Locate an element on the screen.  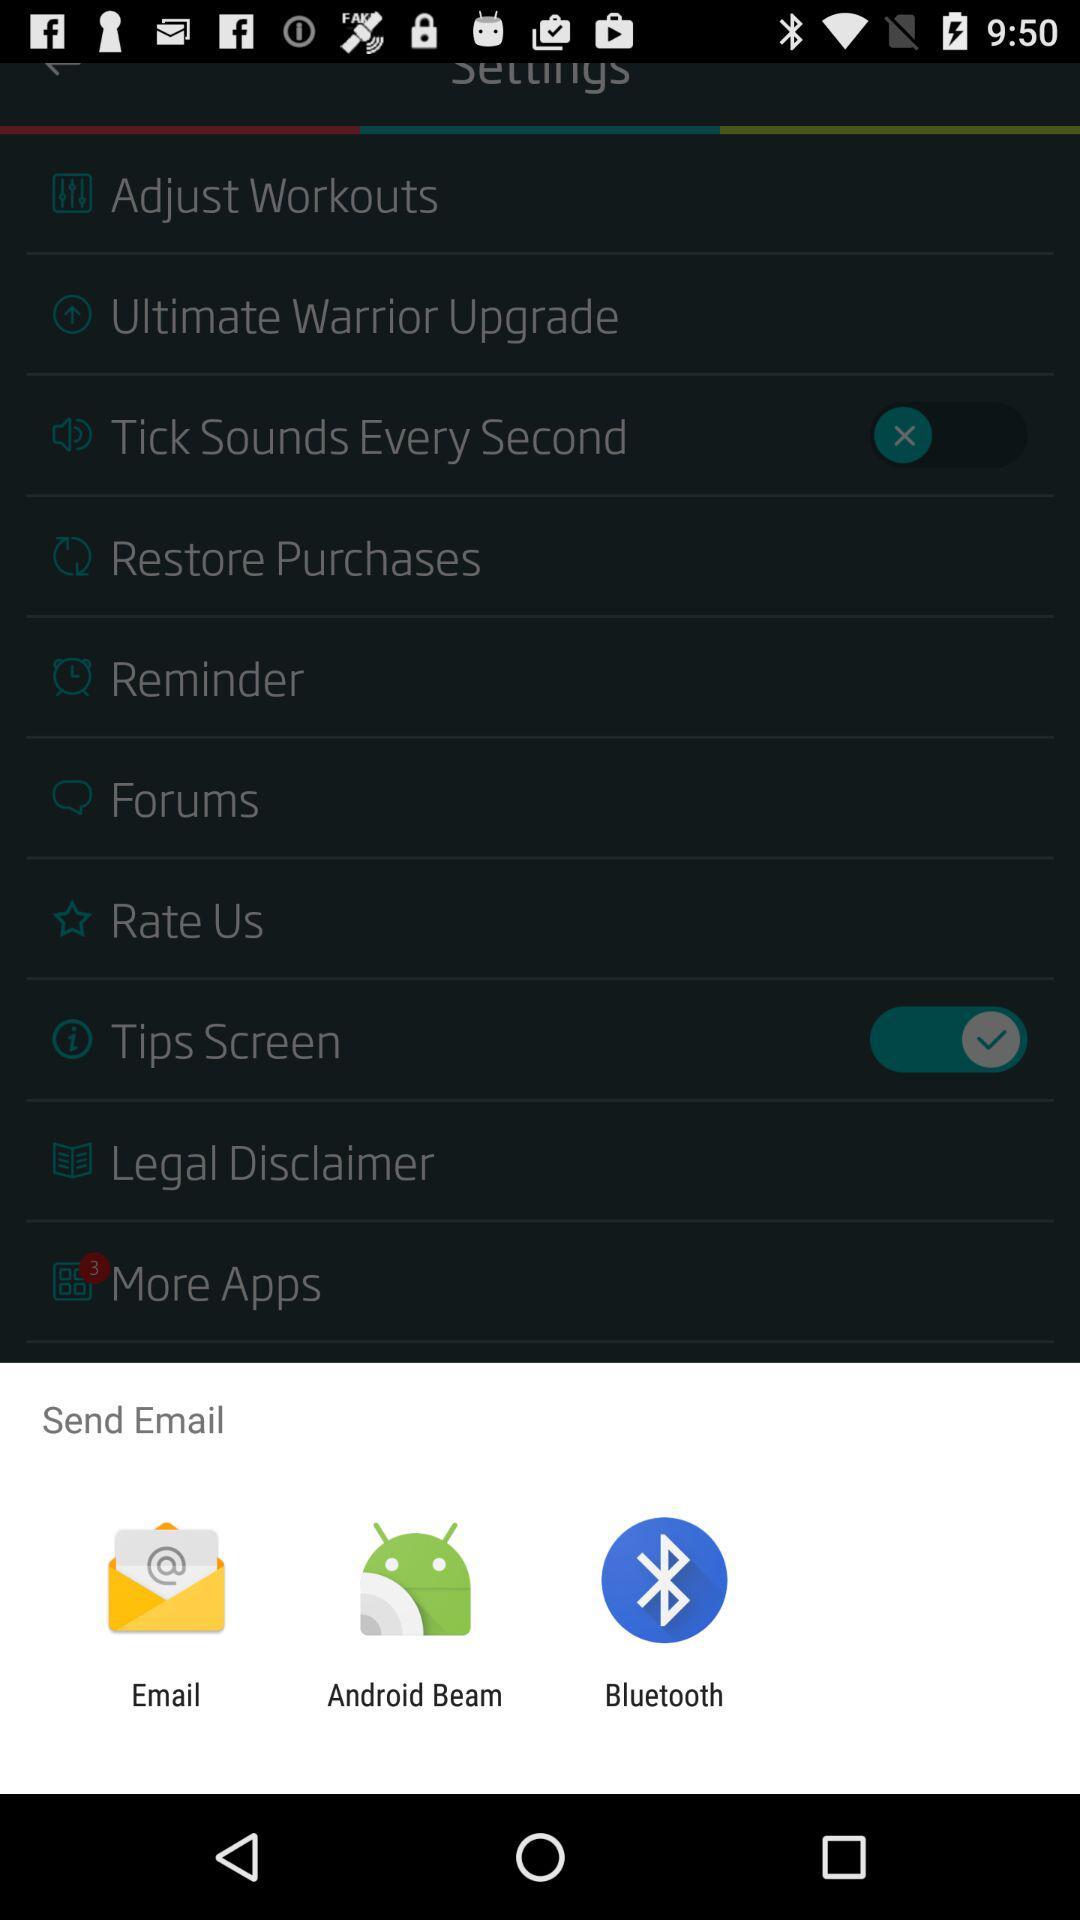
the app next to the email icon is located at coordinates (414, 1711).